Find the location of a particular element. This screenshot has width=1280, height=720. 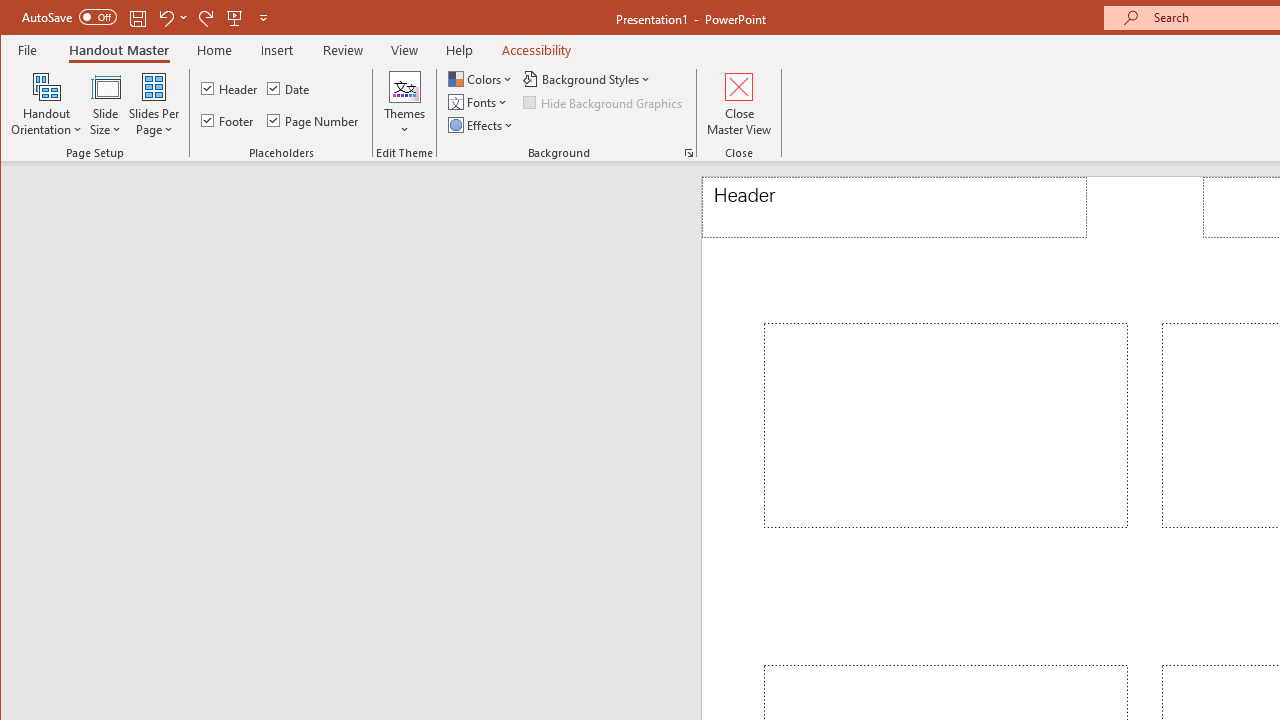

'Format Background...' is located at coordinates (689, 152).